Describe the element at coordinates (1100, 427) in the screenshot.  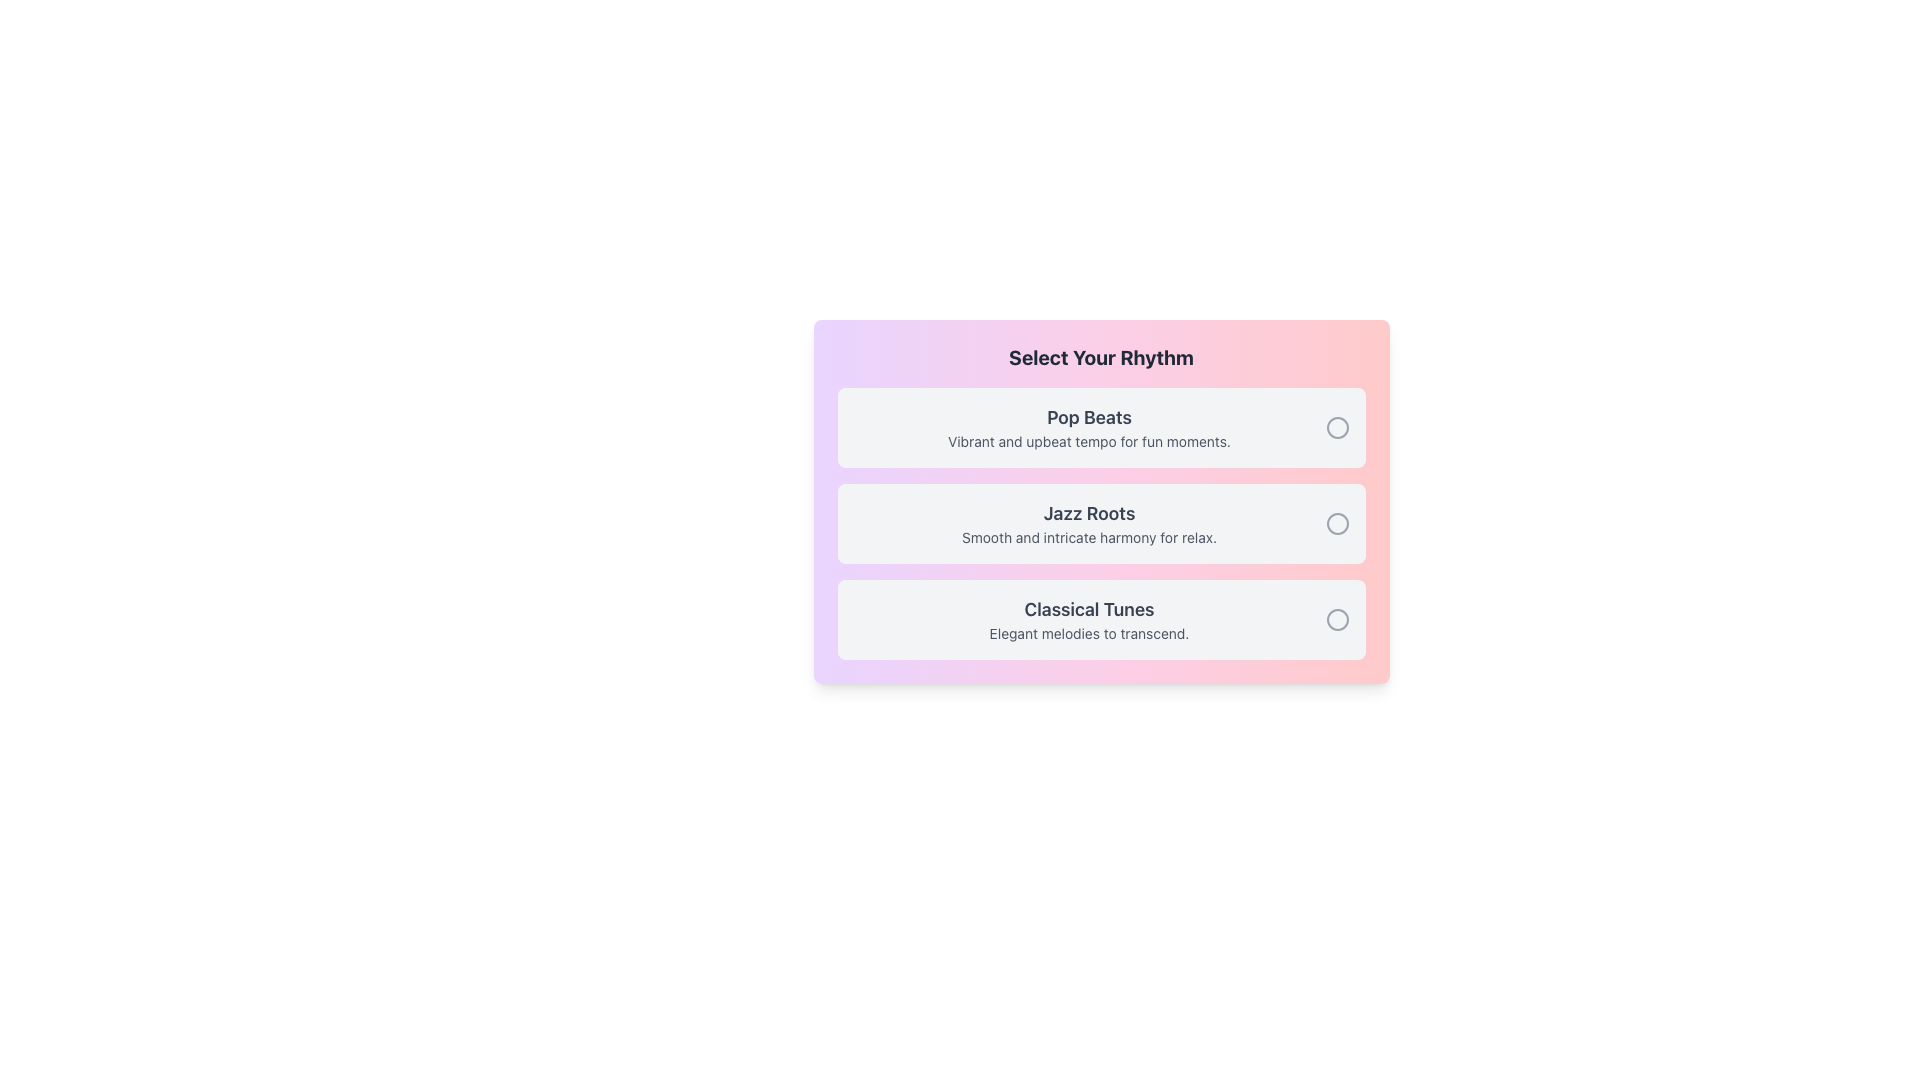
I see `the topmost selectable list item with the 'Pop Beats' label and associated radio button for potential interaction` at that location.